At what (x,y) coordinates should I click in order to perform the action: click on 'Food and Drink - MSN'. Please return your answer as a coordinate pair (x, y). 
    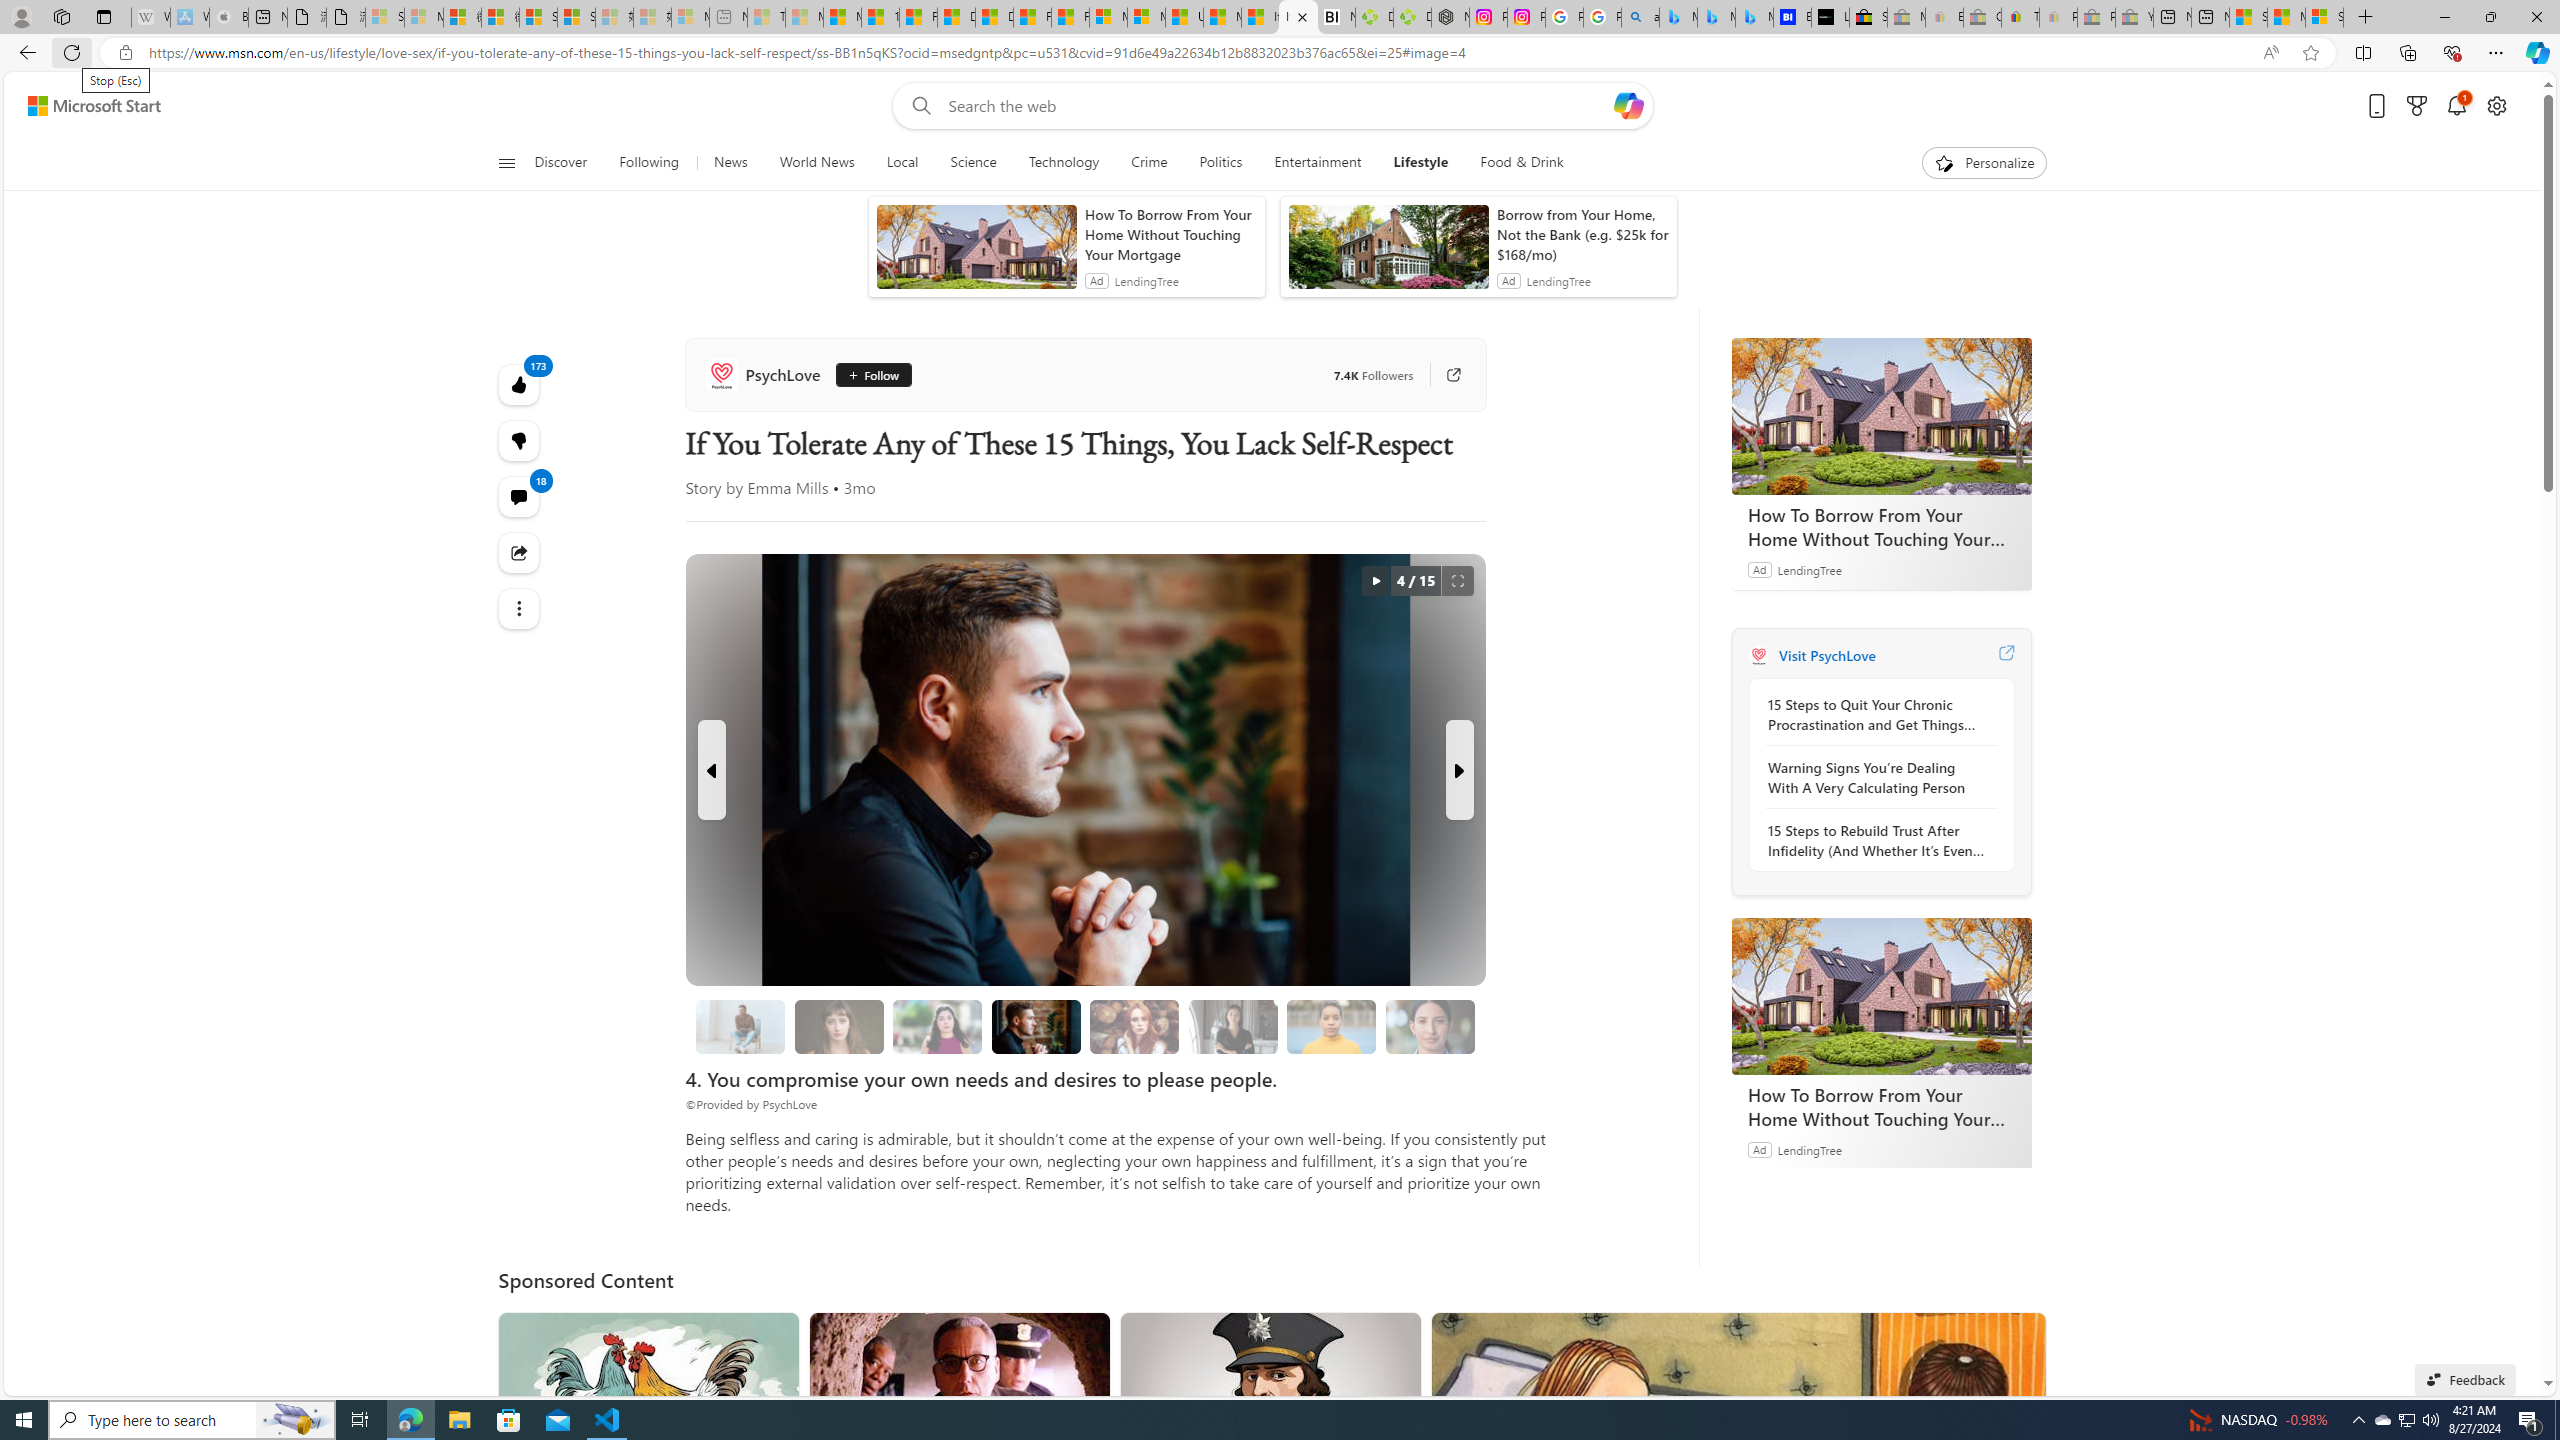
    Looking at the image, I should click on (918, 16).